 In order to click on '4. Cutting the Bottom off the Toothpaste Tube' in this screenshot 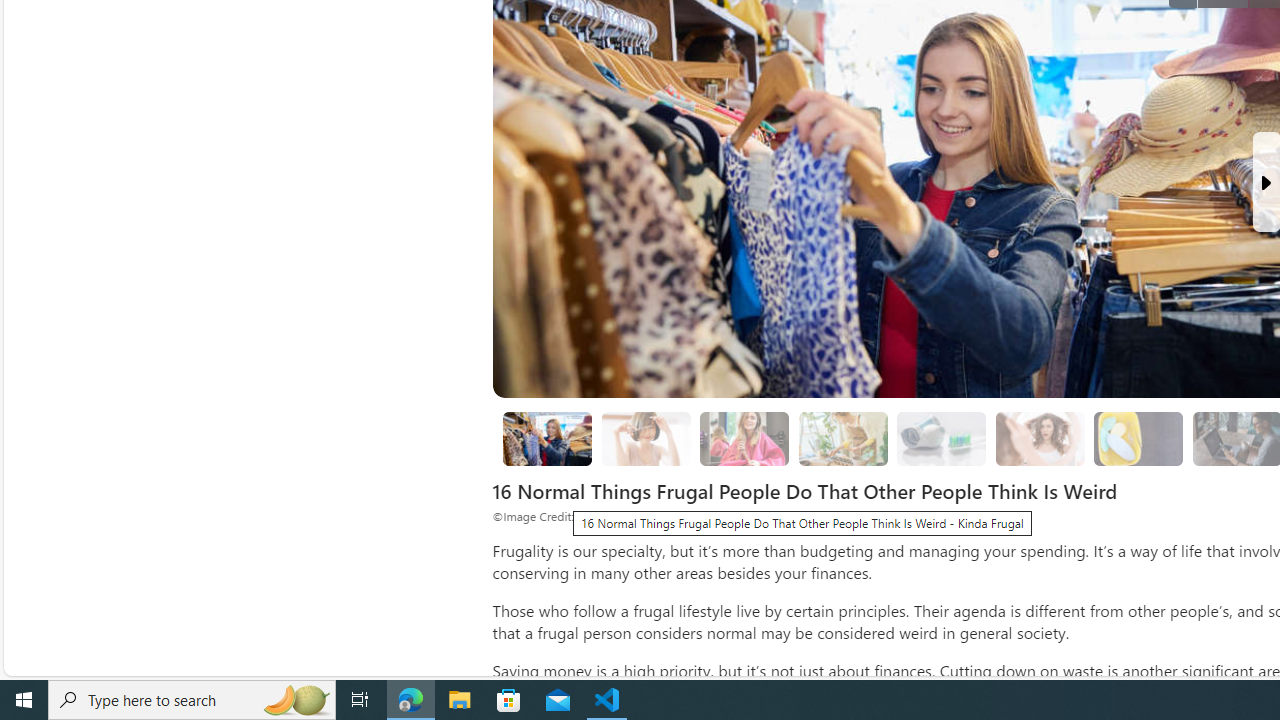, I will do `click(940, 438)`.